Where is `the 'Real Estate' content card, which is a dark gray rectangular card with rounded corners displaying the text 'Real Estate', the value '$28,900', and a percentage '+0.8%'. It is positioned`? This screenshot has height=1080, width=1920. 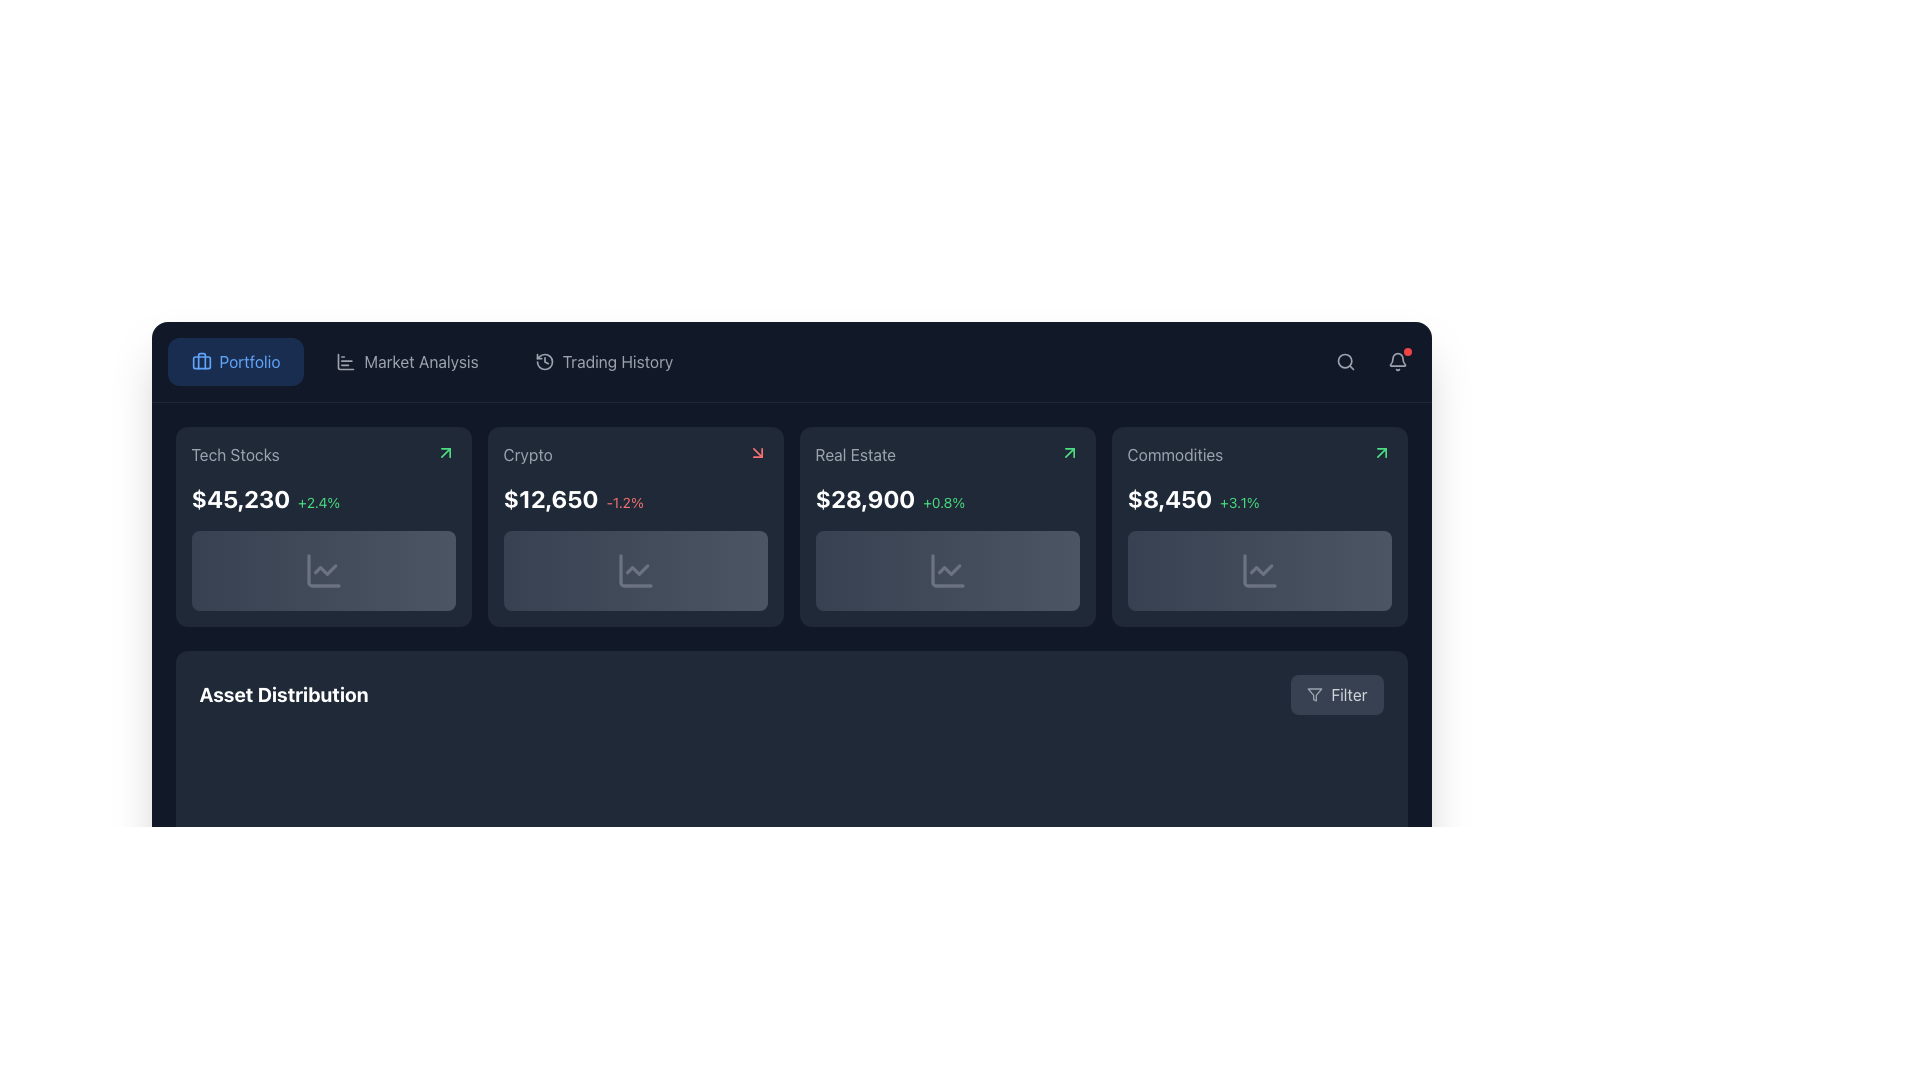 the 'Real Estate' content card, which is a dark gray rectangular card with rounded corners displaying the text 'Real Estate', the value '$28,900', and a percentage '+0.8%'. It is positioned is located at coordinates (946, 526).